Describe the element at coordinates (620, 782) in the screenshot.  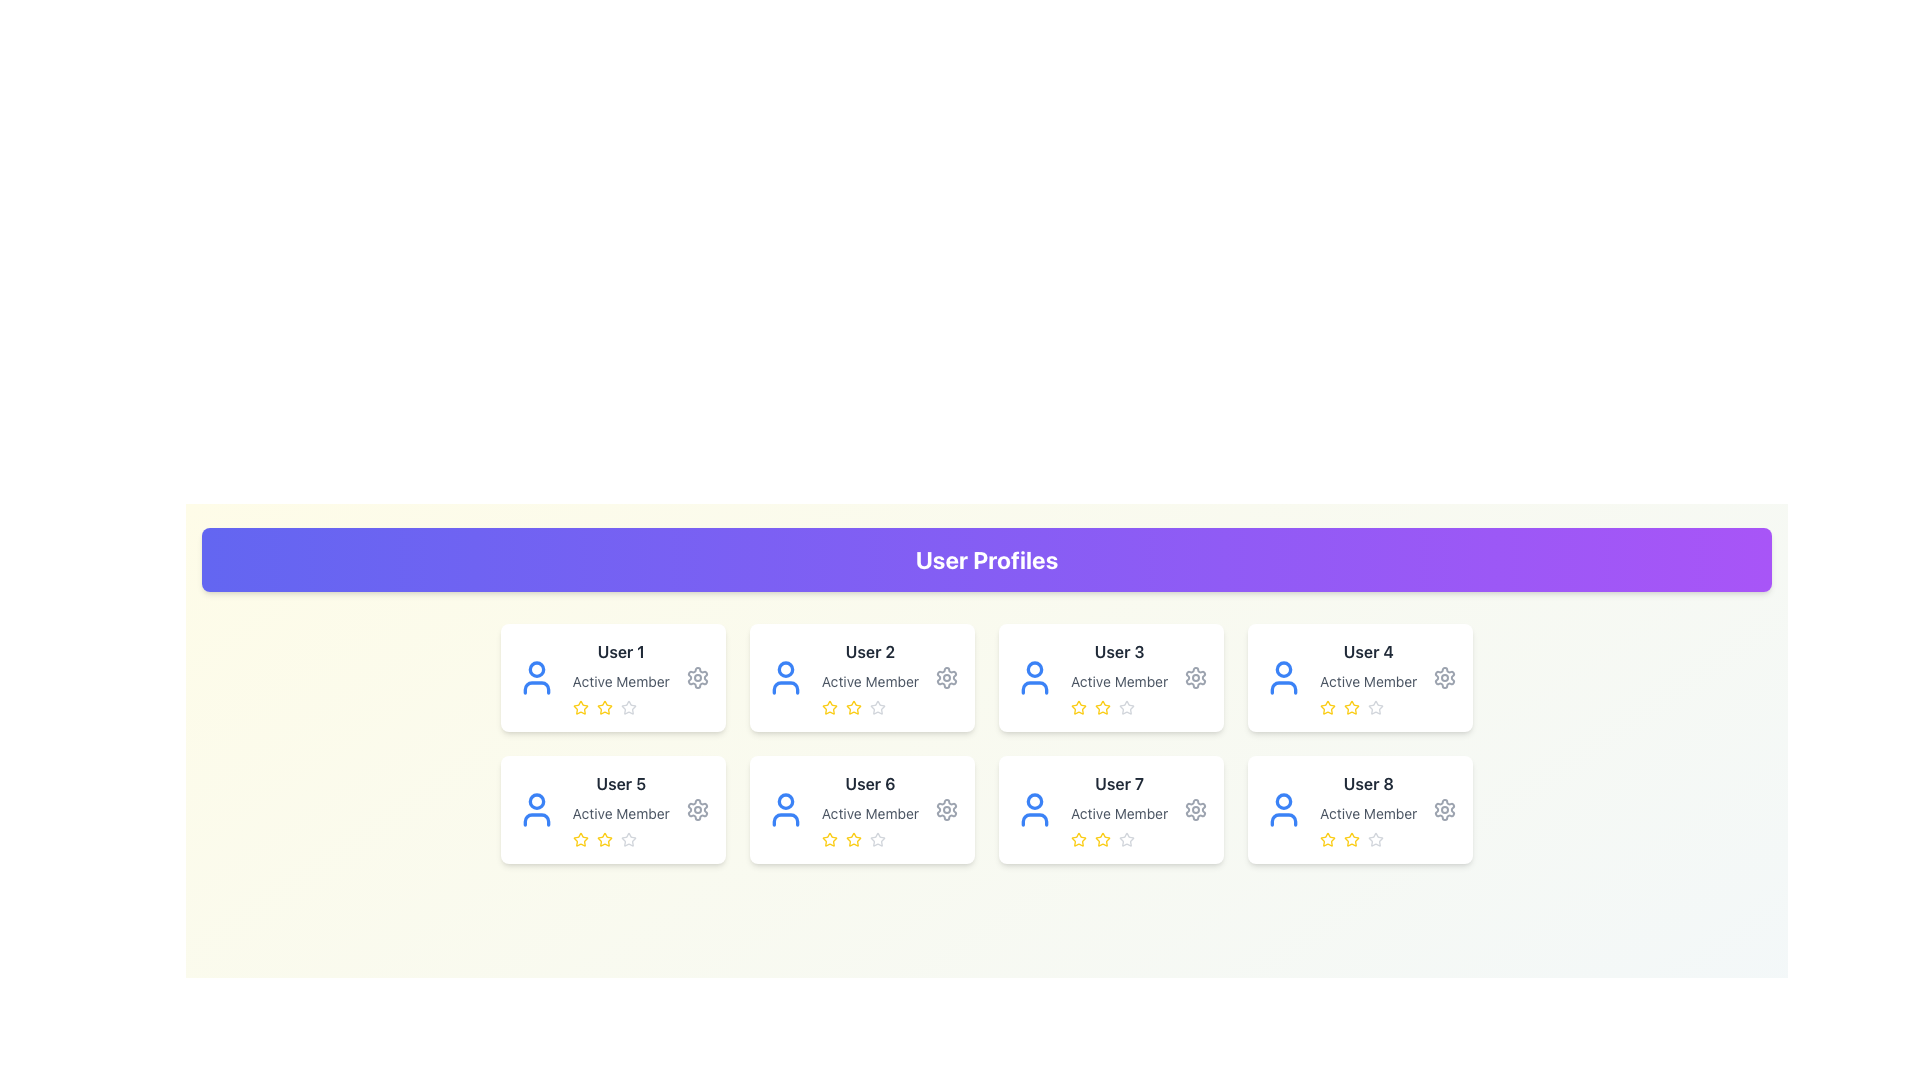
I see `the text label displaying 'User 5', which is styled in gray and bold font within the second row and first column of the user profile grid layout` at that location.